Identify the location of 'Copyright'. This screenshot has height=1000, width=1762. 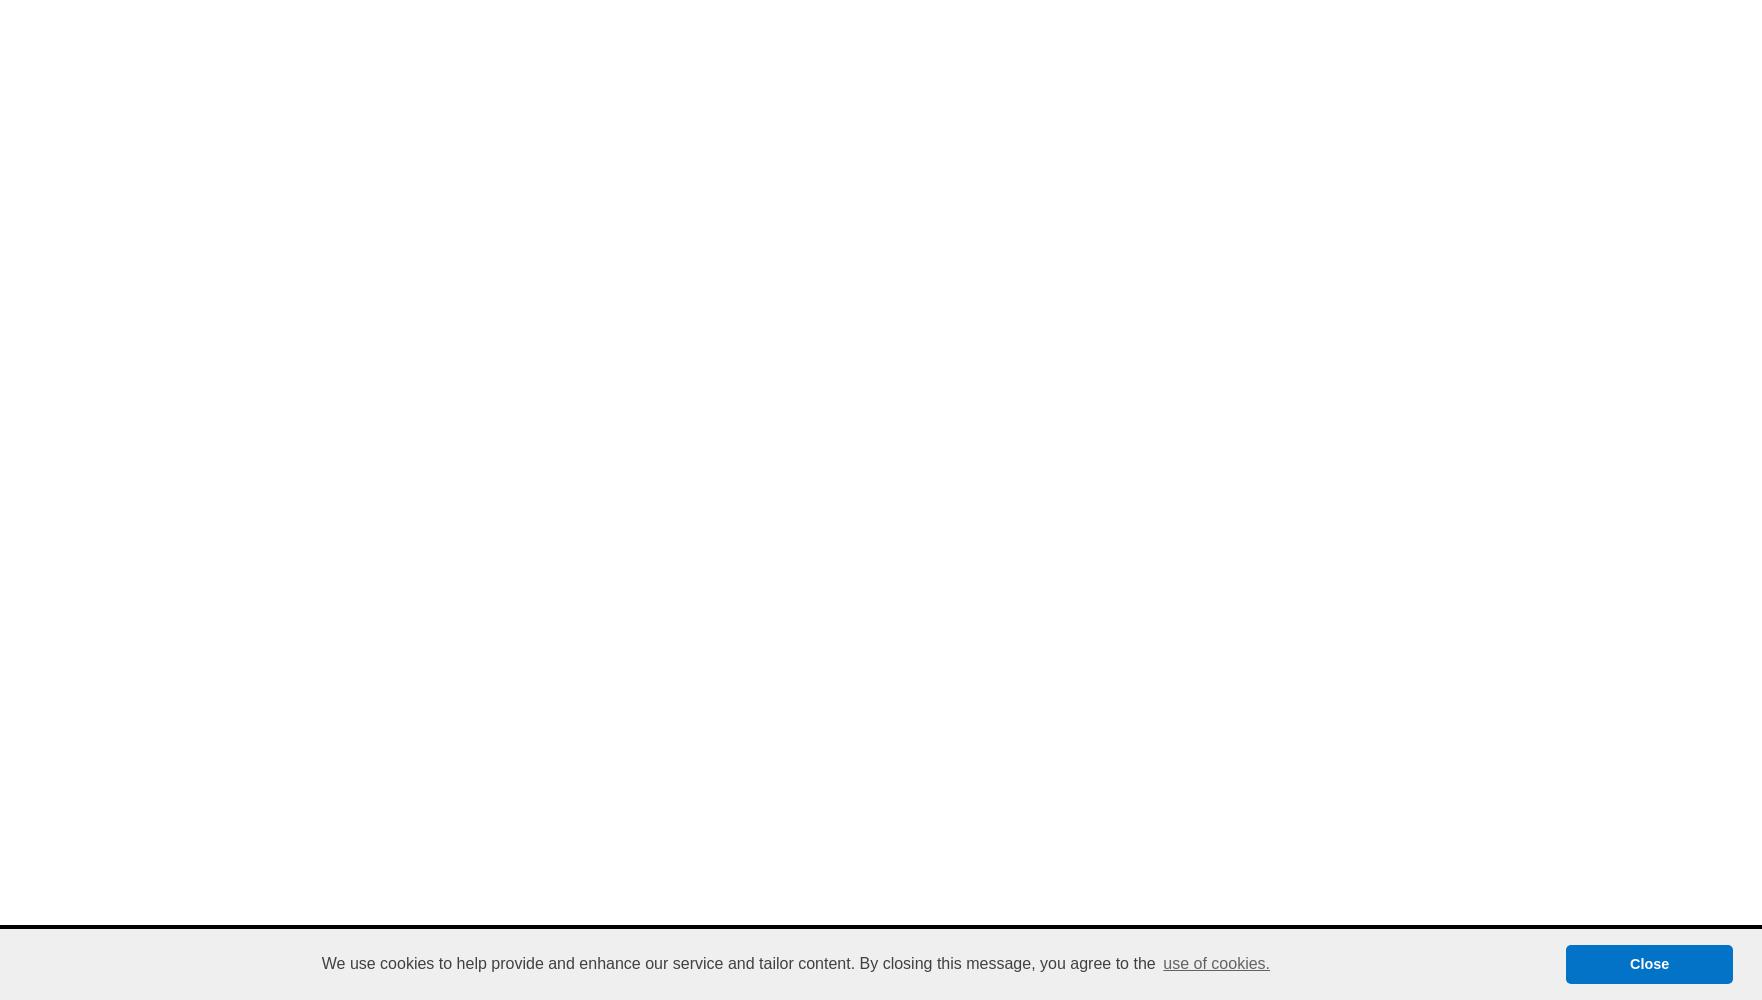
(734, 973).